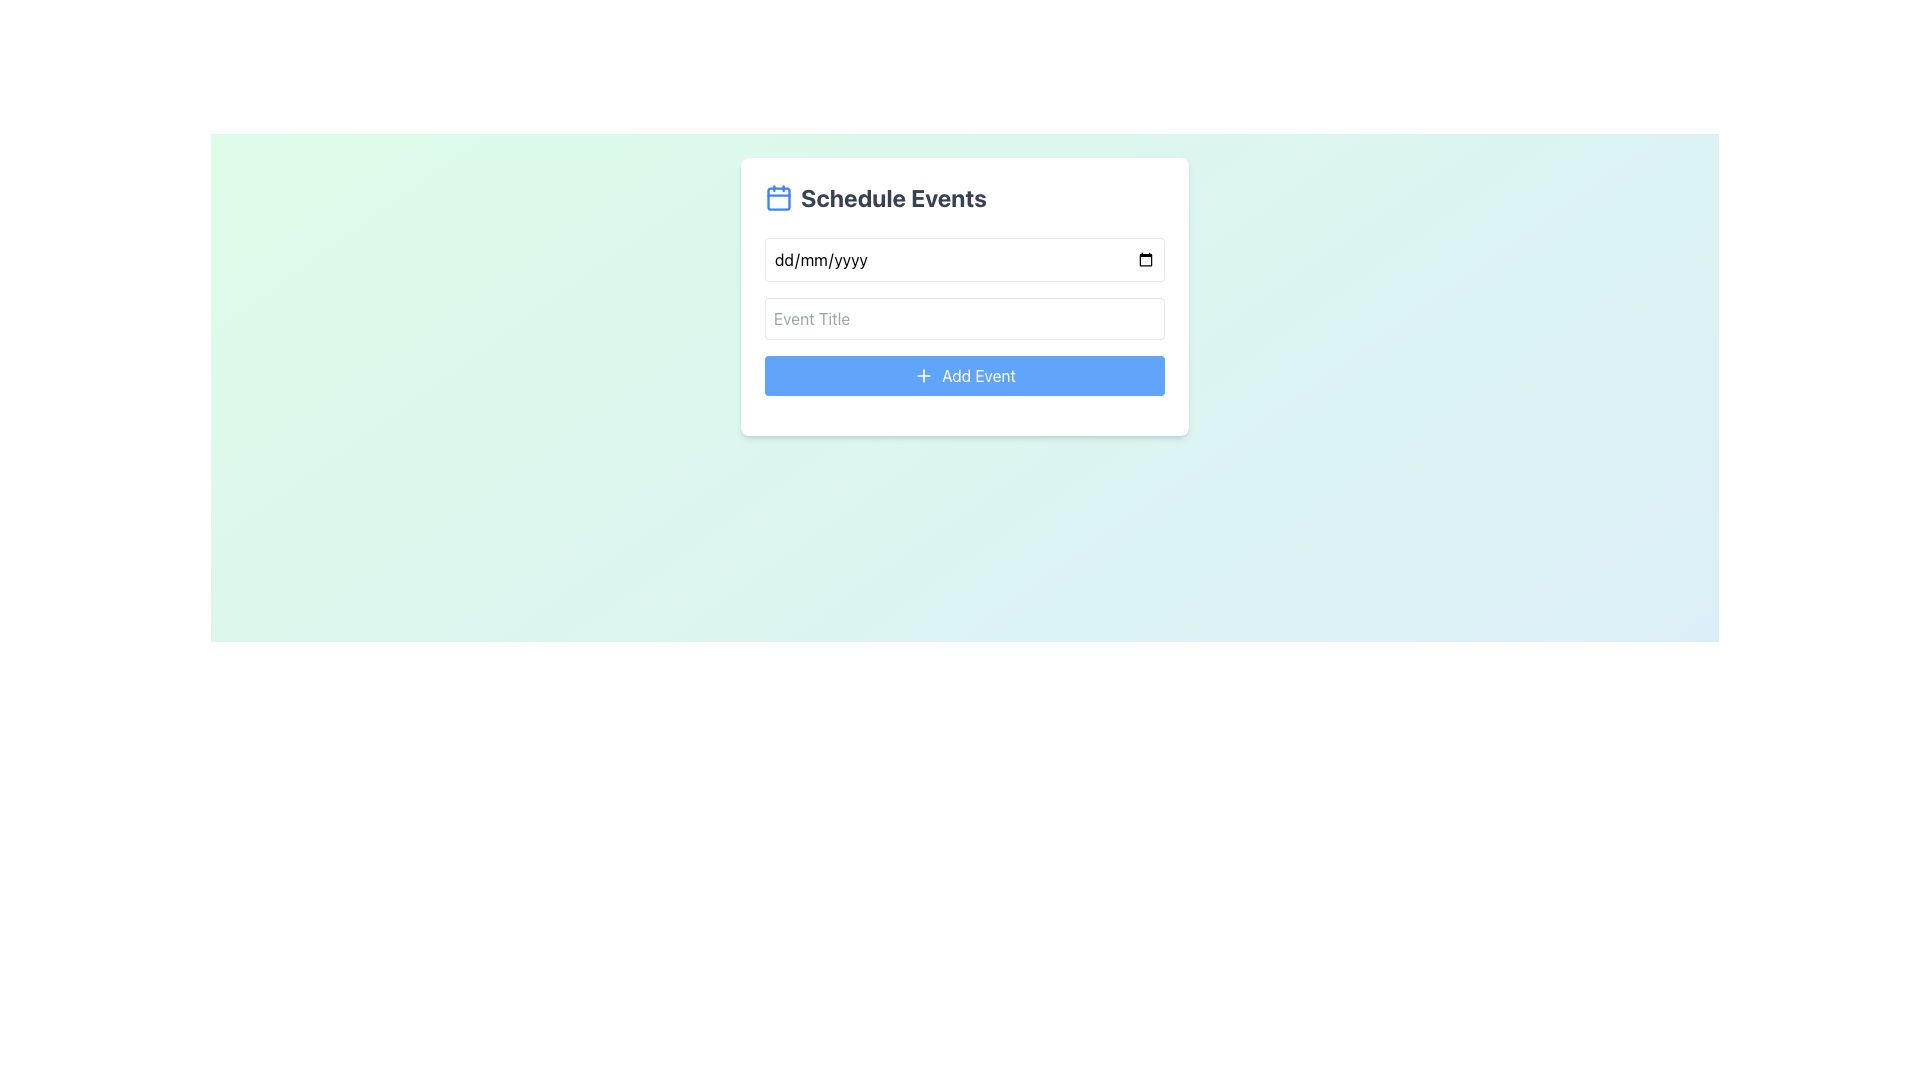  I want to click on the confirmation button located beneath the 'Event Title' and 'Date' input fields to change its background color, so click(964, 375).